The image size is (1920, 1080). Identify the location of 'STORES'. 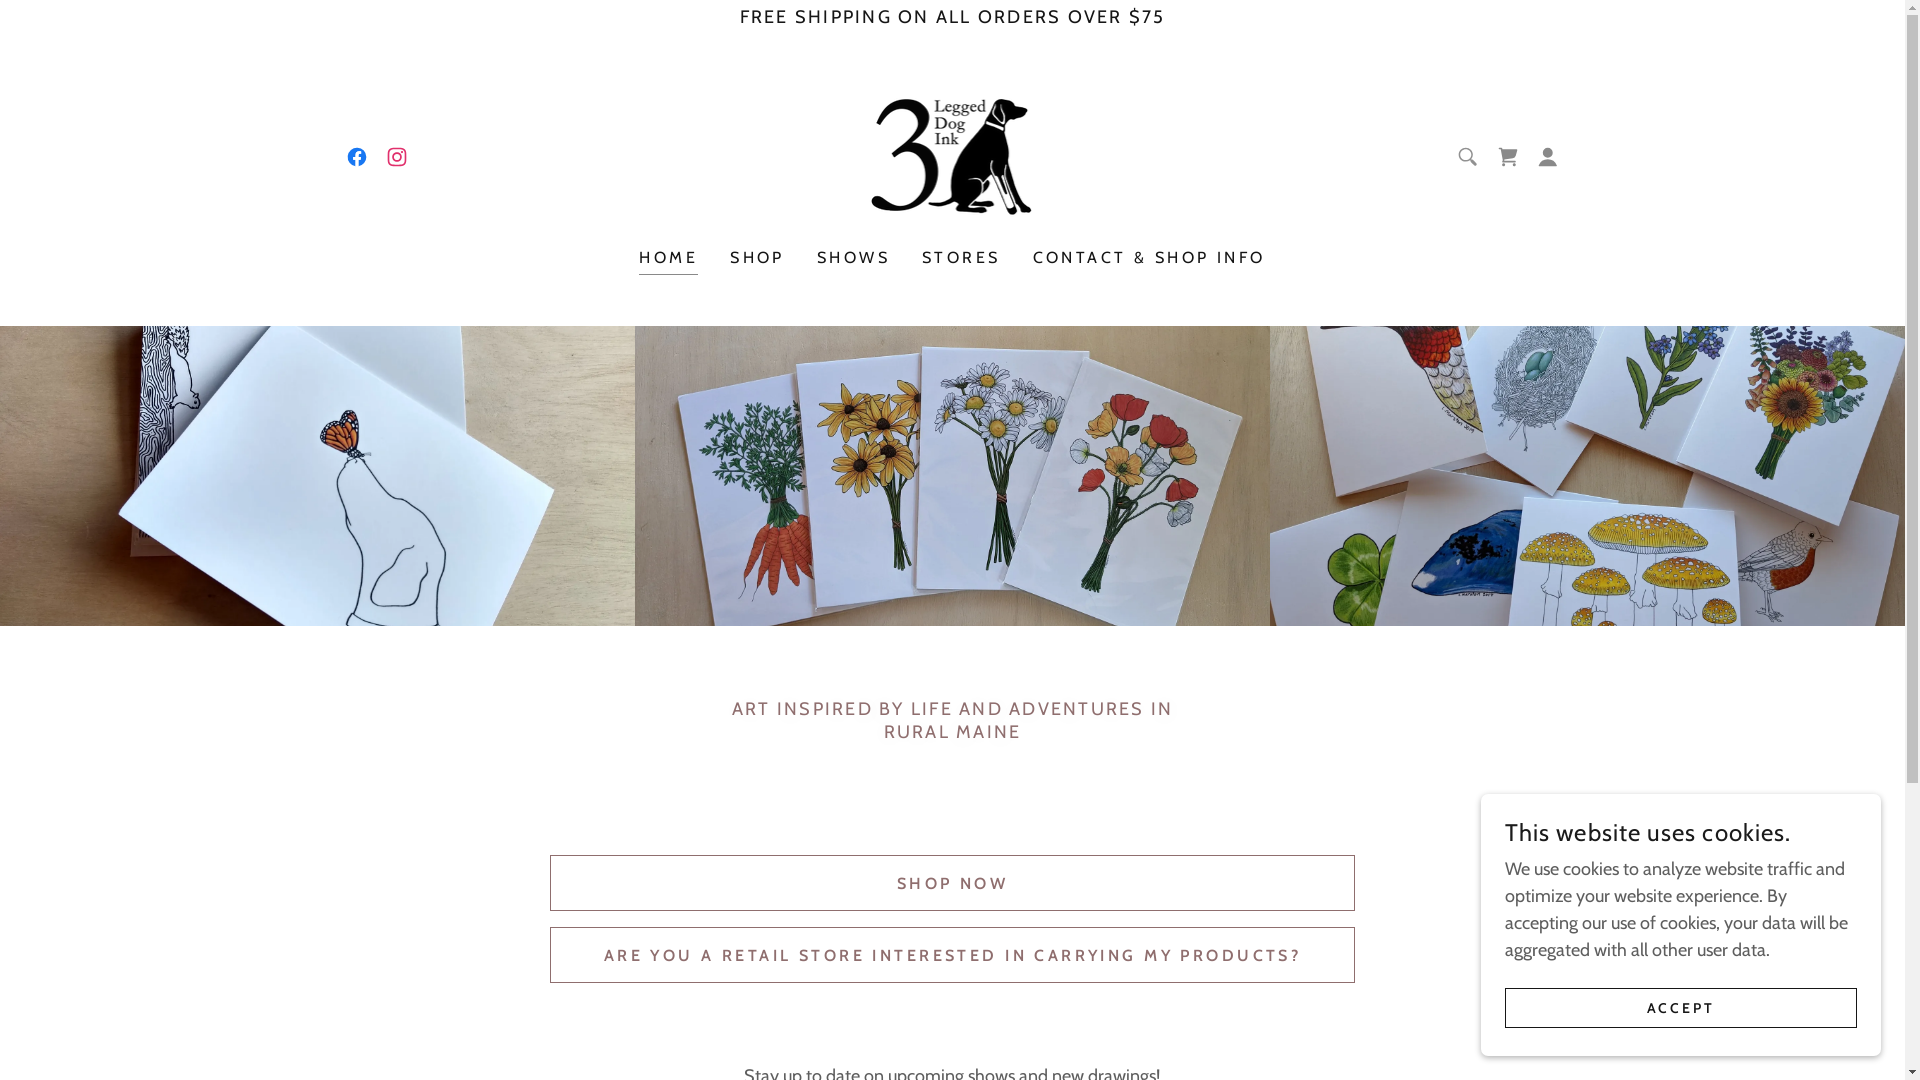
(961, 257).